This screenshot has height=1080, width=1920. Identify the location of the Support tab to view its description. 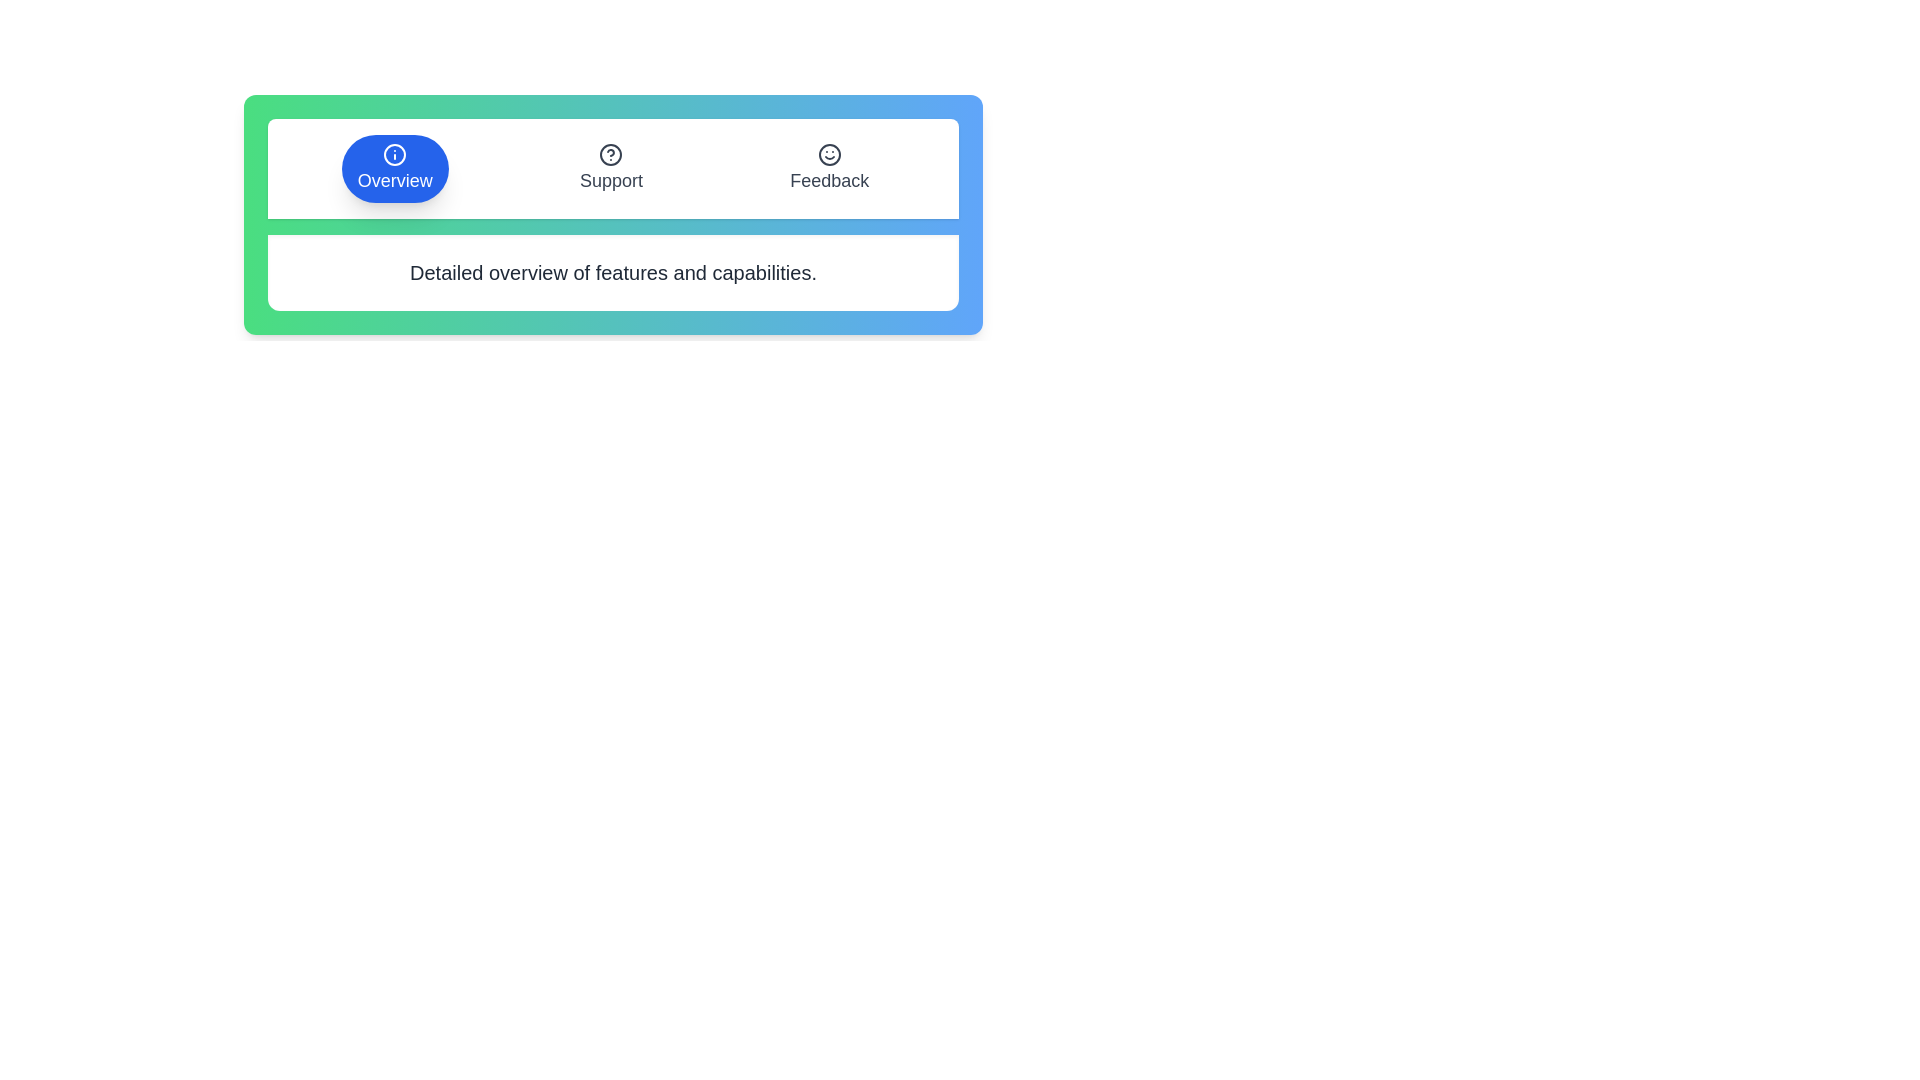
(609, 168).